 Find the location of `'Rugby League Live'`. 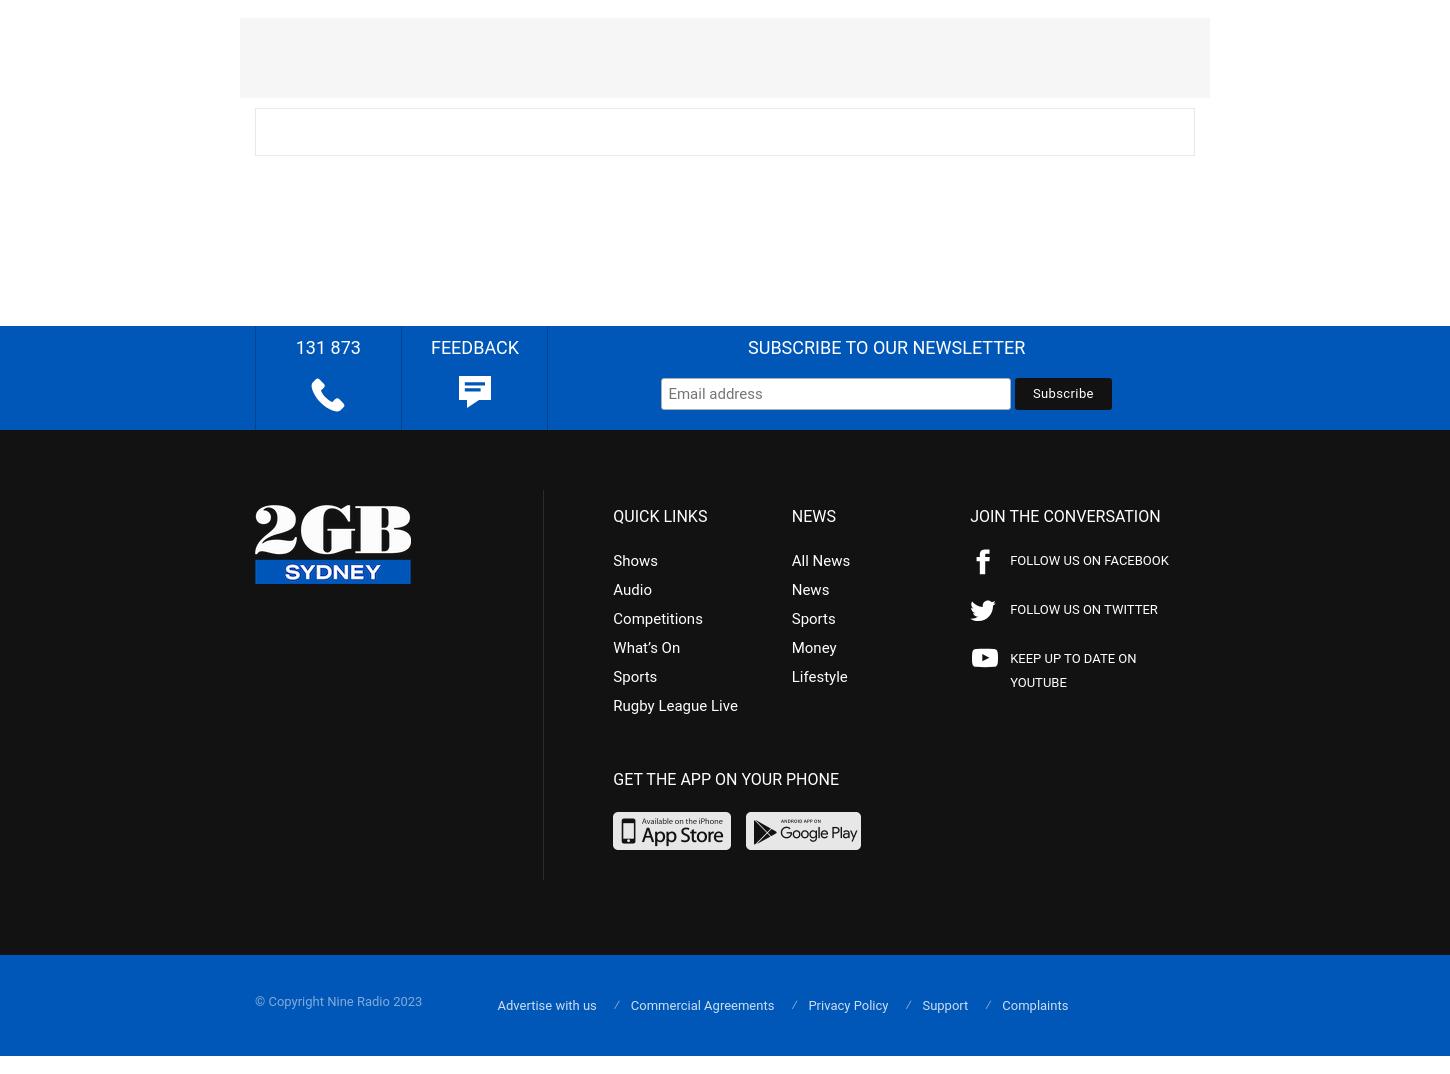

'Rugby League Live' is located at coordinates (673, 704).